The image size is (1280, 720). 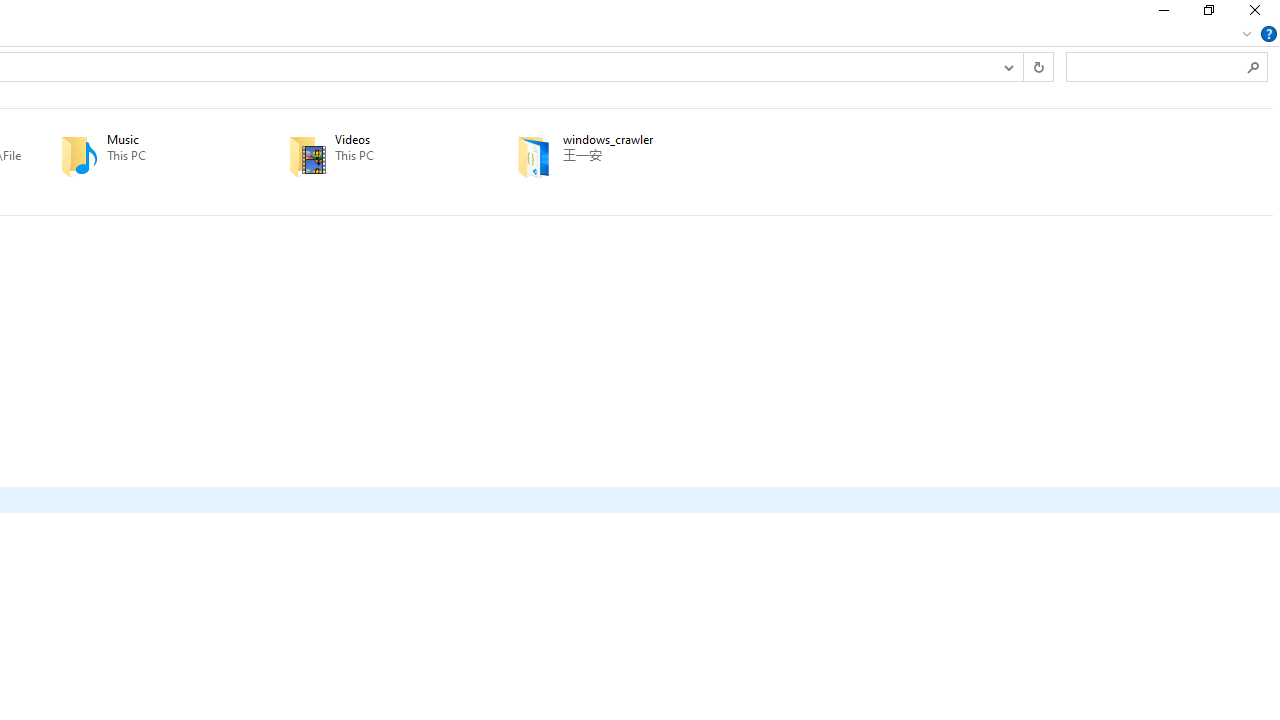 What do you see at coordinates (1038, 65) in the screenshot?
I see `'Refresh "Quick access" (F5)'` at bounding box center [1038, 65].